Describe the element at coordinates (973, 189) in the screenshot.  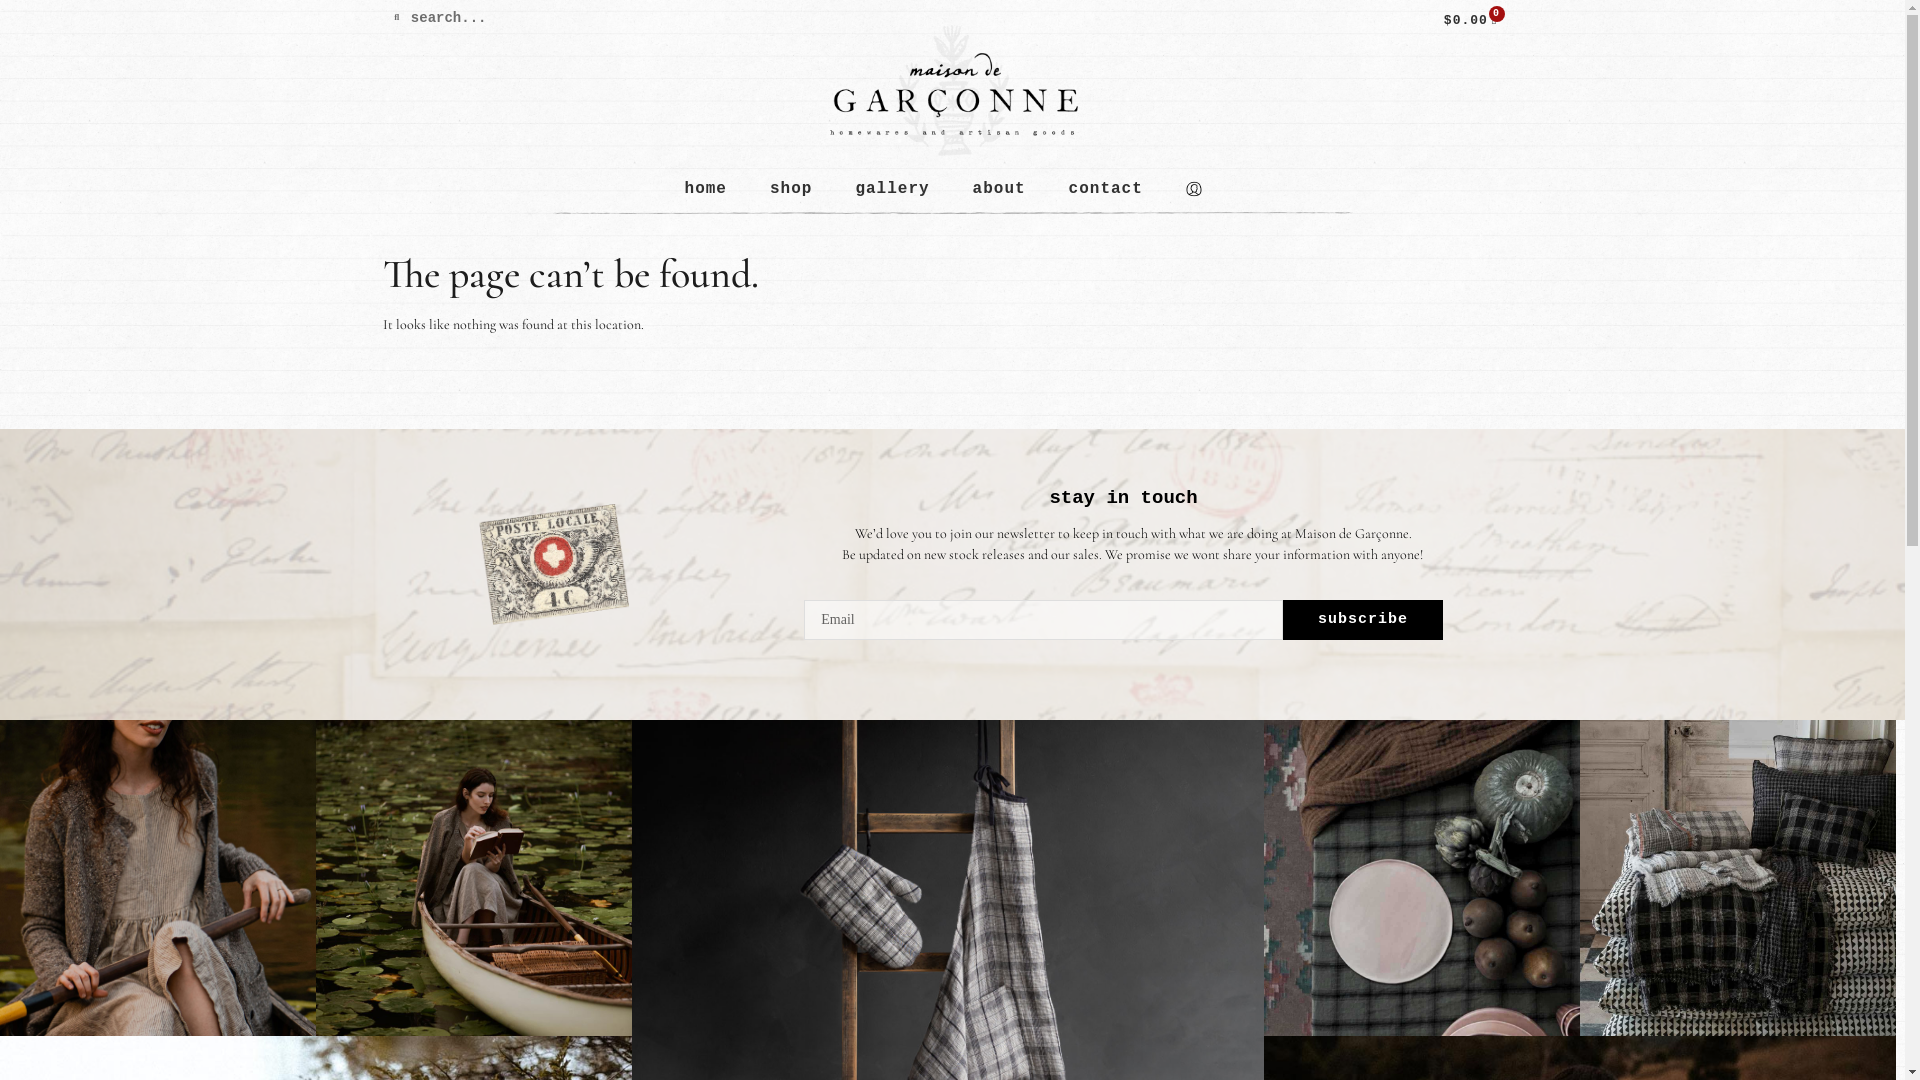
I see `'about'` at that location.